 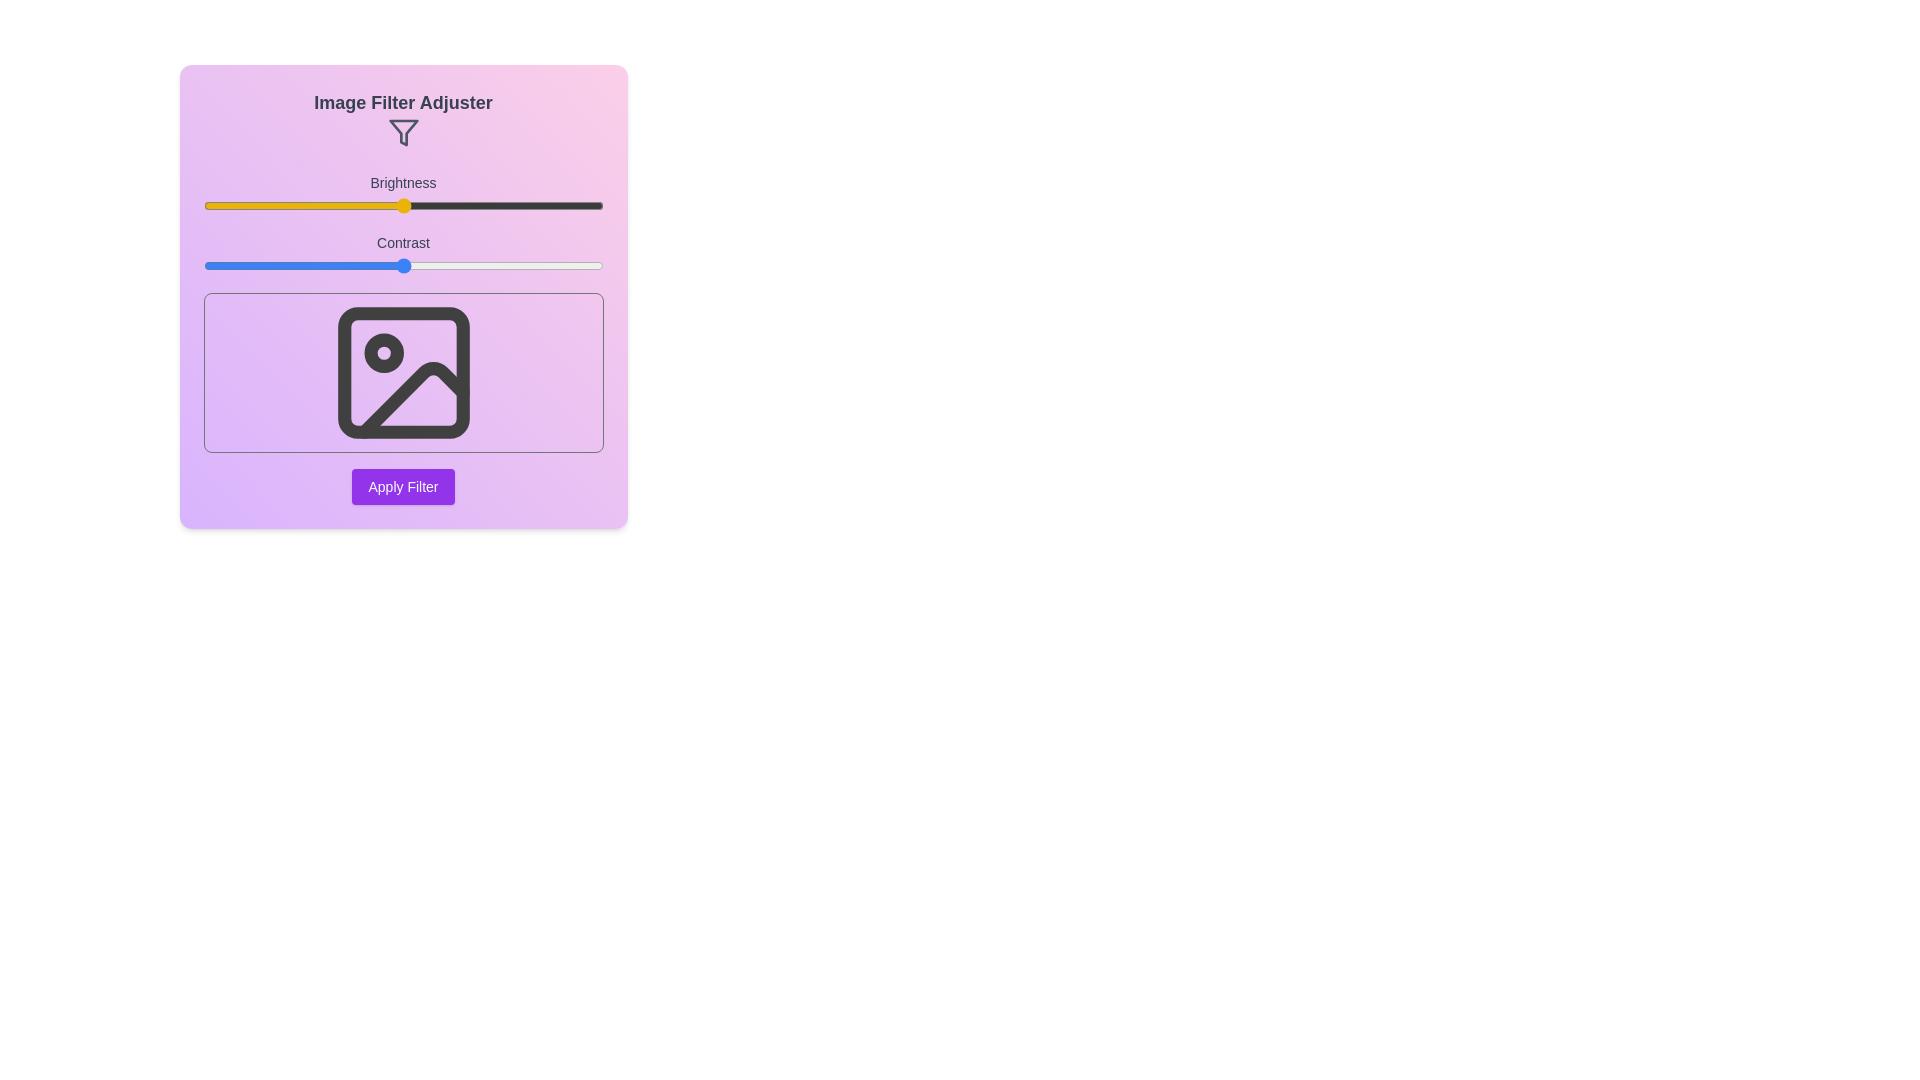 I want to click on the contrast slider to 71%, so click(x=487, y=265).